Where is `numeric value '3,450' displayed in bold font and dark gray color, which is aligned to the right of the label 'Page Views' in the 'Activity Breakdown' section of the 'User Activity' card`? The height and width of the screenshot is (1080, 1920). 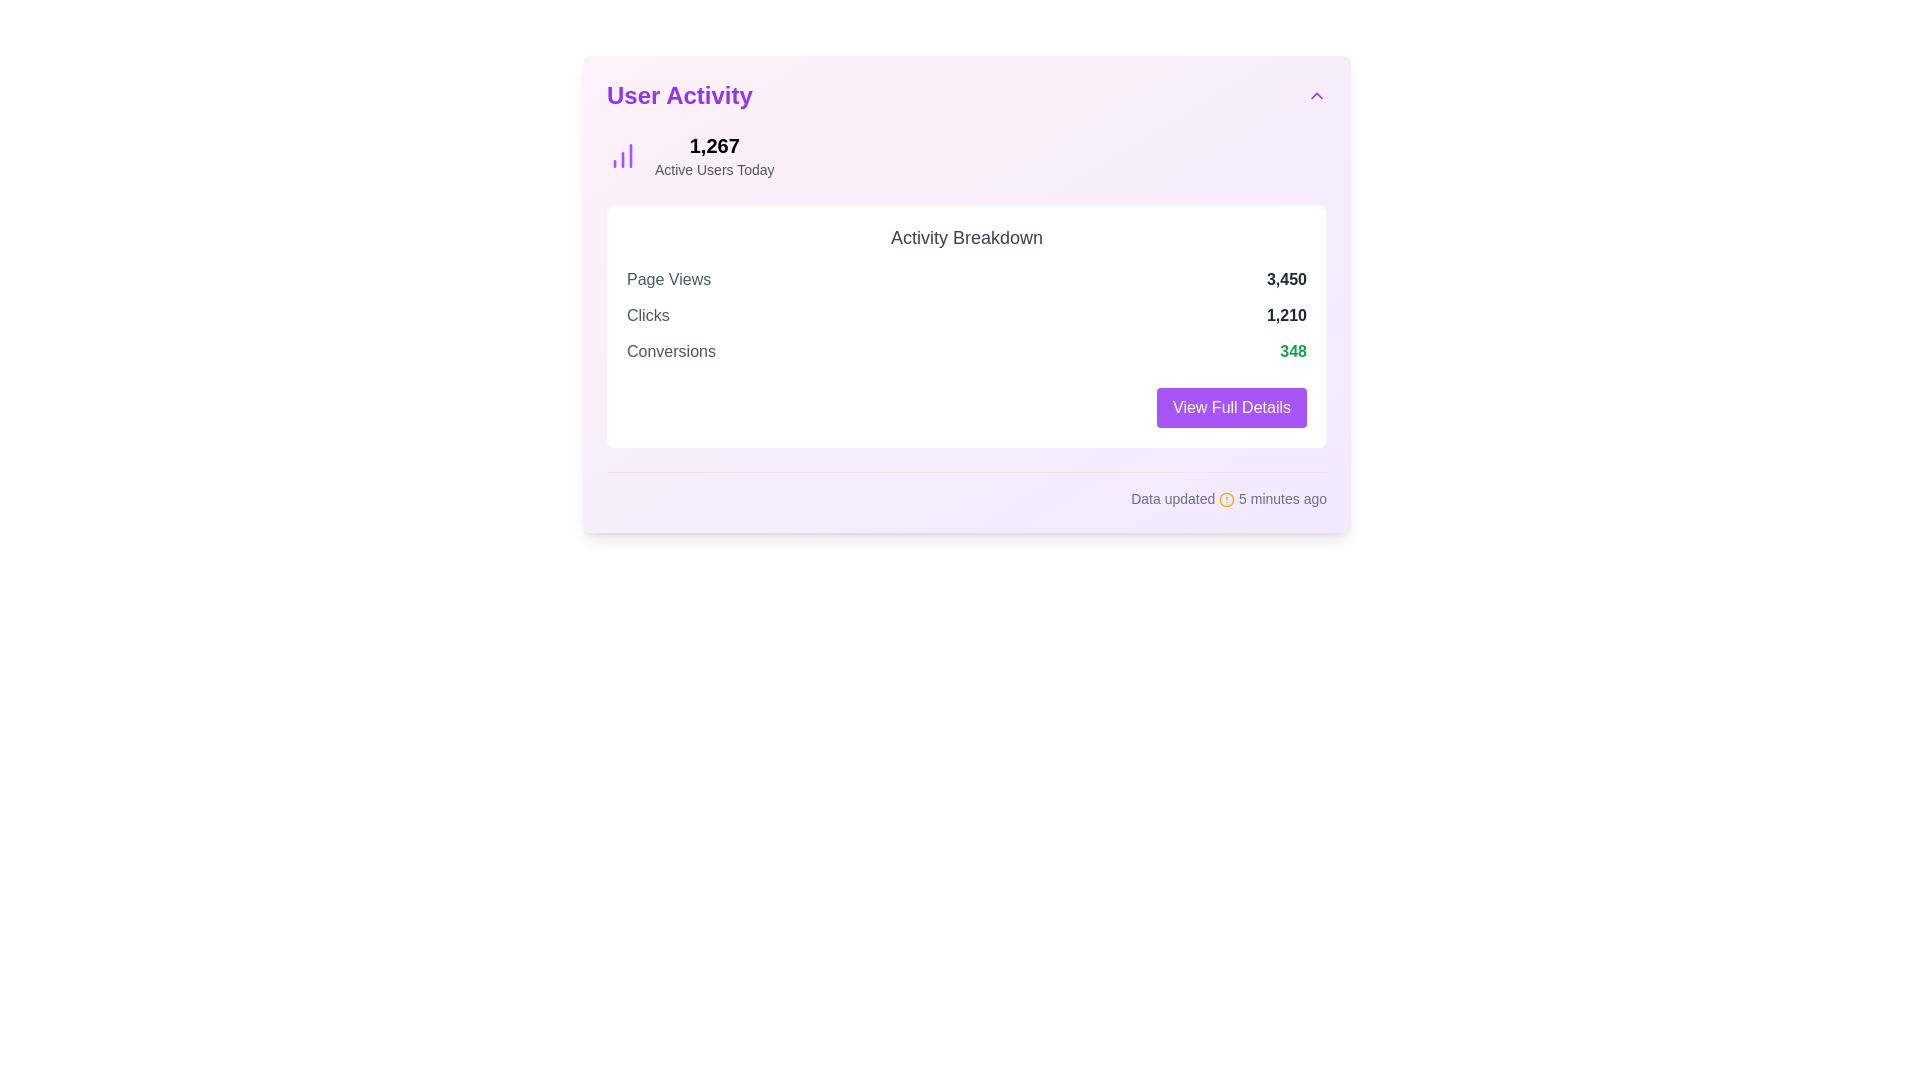
numeric value '3,450' displayed in bold font and dark gray color, which is aligned to the right of the label 'Page Views' in the 'Activity Breakdown' section of the 'User Activity' card is located at coordinates (1286, 280).